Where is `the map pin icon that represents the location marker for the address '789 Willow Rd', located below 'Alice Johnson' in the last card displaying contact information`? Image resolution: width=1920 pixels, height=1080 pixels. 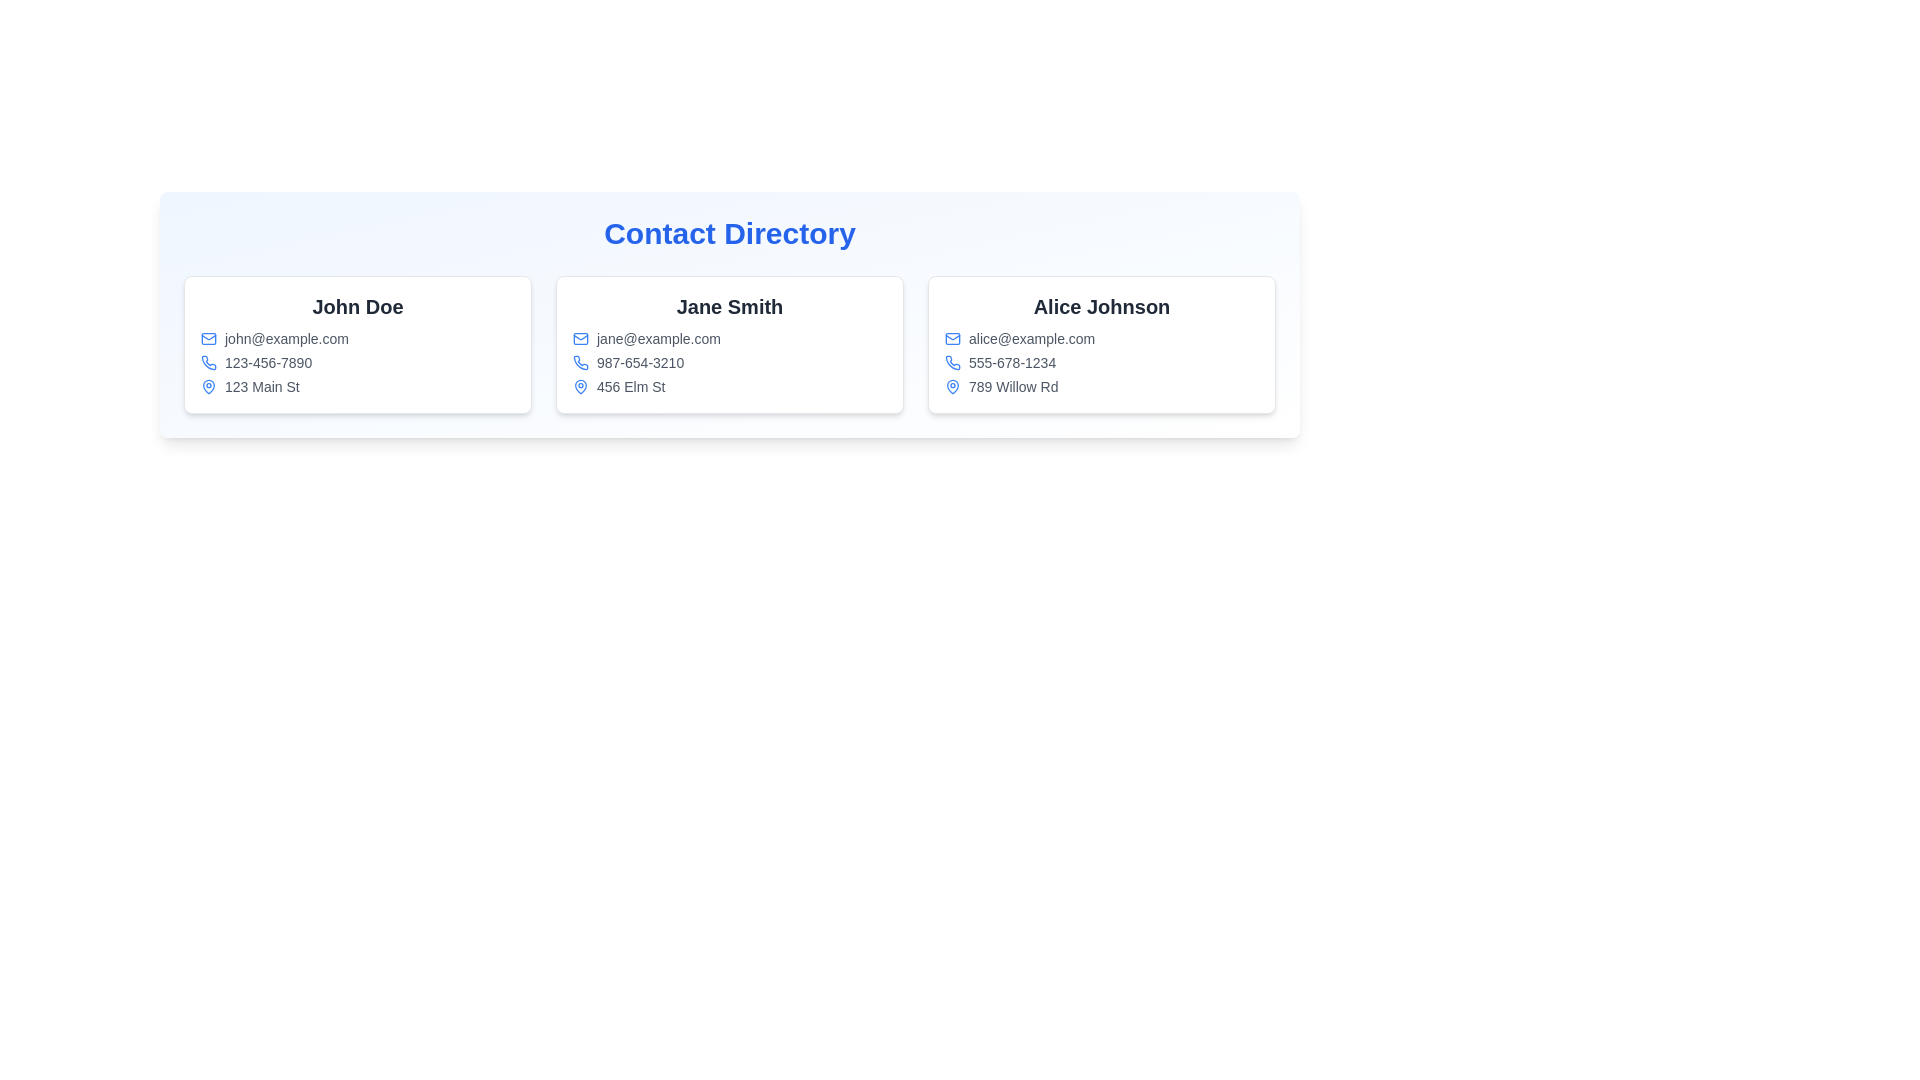 the map pin icon that represents the location marker for the address '789 Willow Rd', located below 'Alice Johnson' in the last card displaying contact information is located at coordinates (952, 386).